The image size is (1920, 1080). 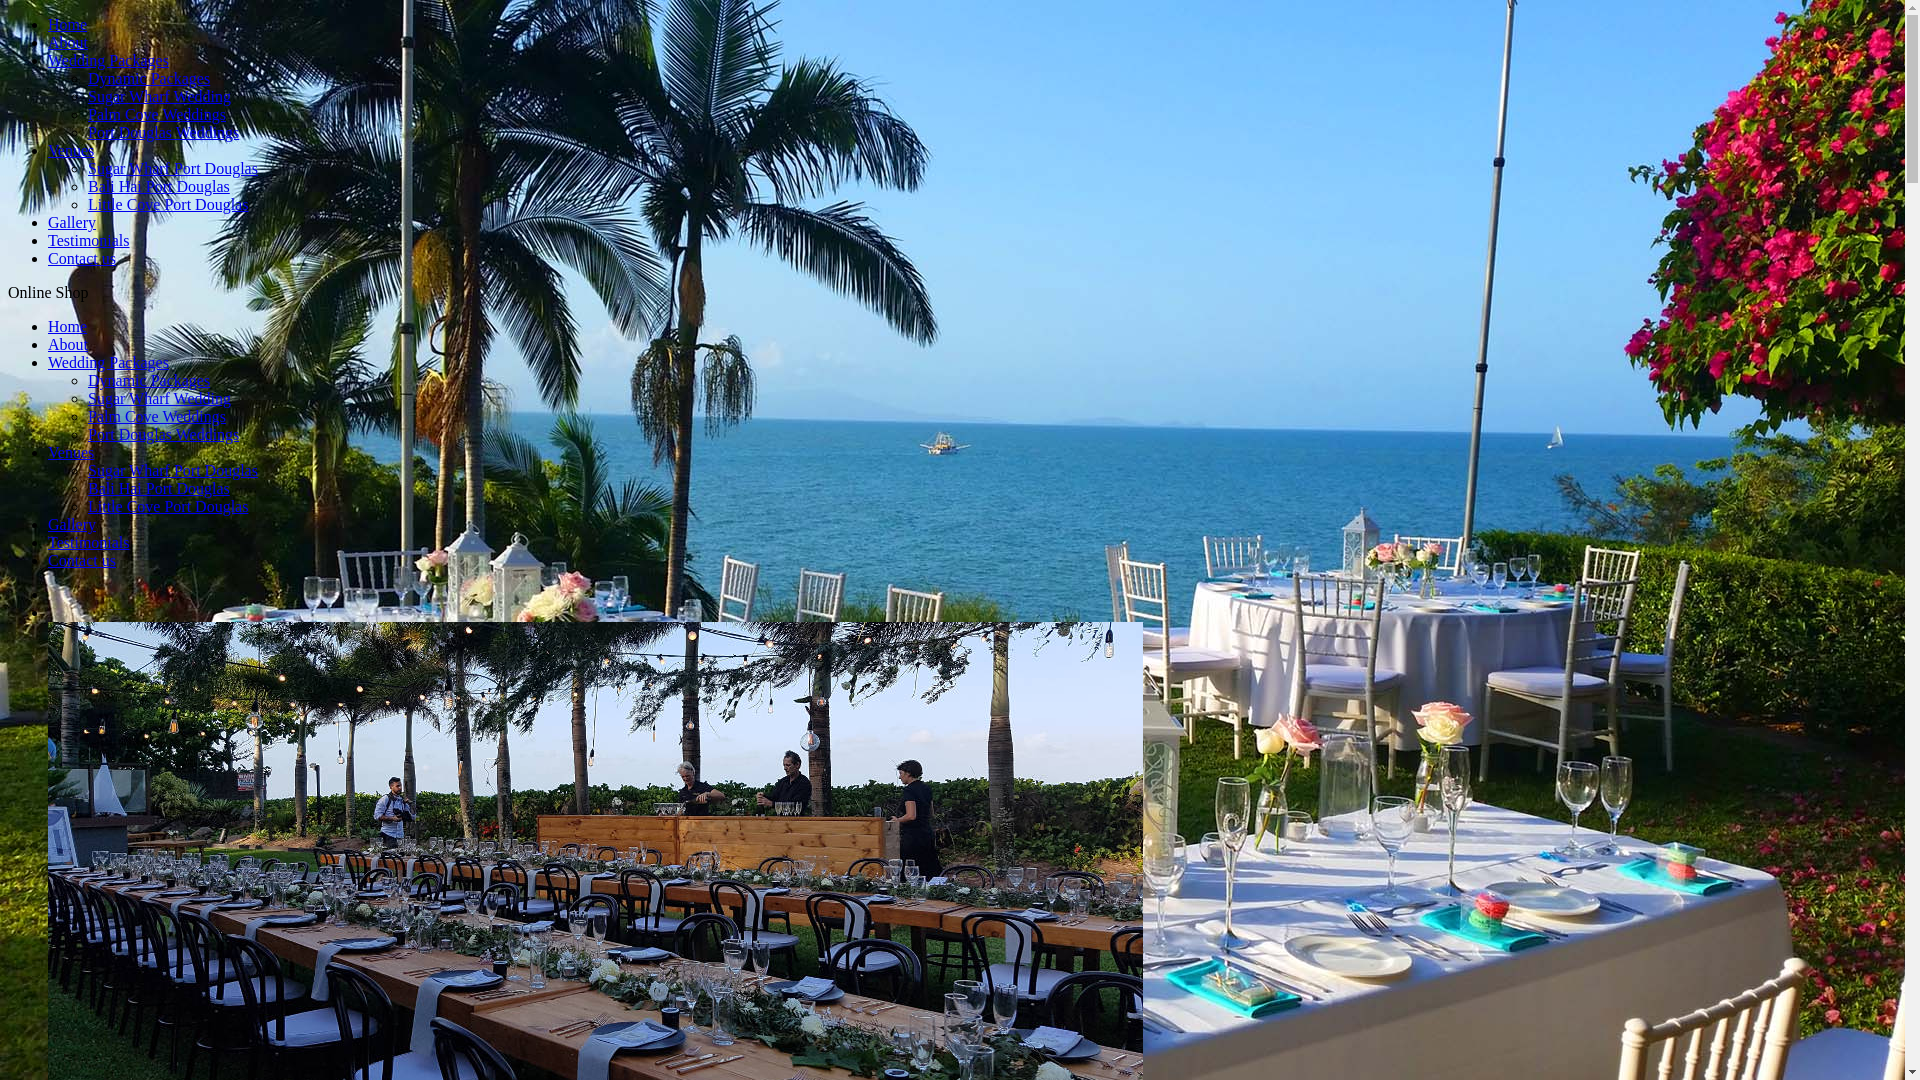 I want to click on 'About', so click(x=48, y=343).